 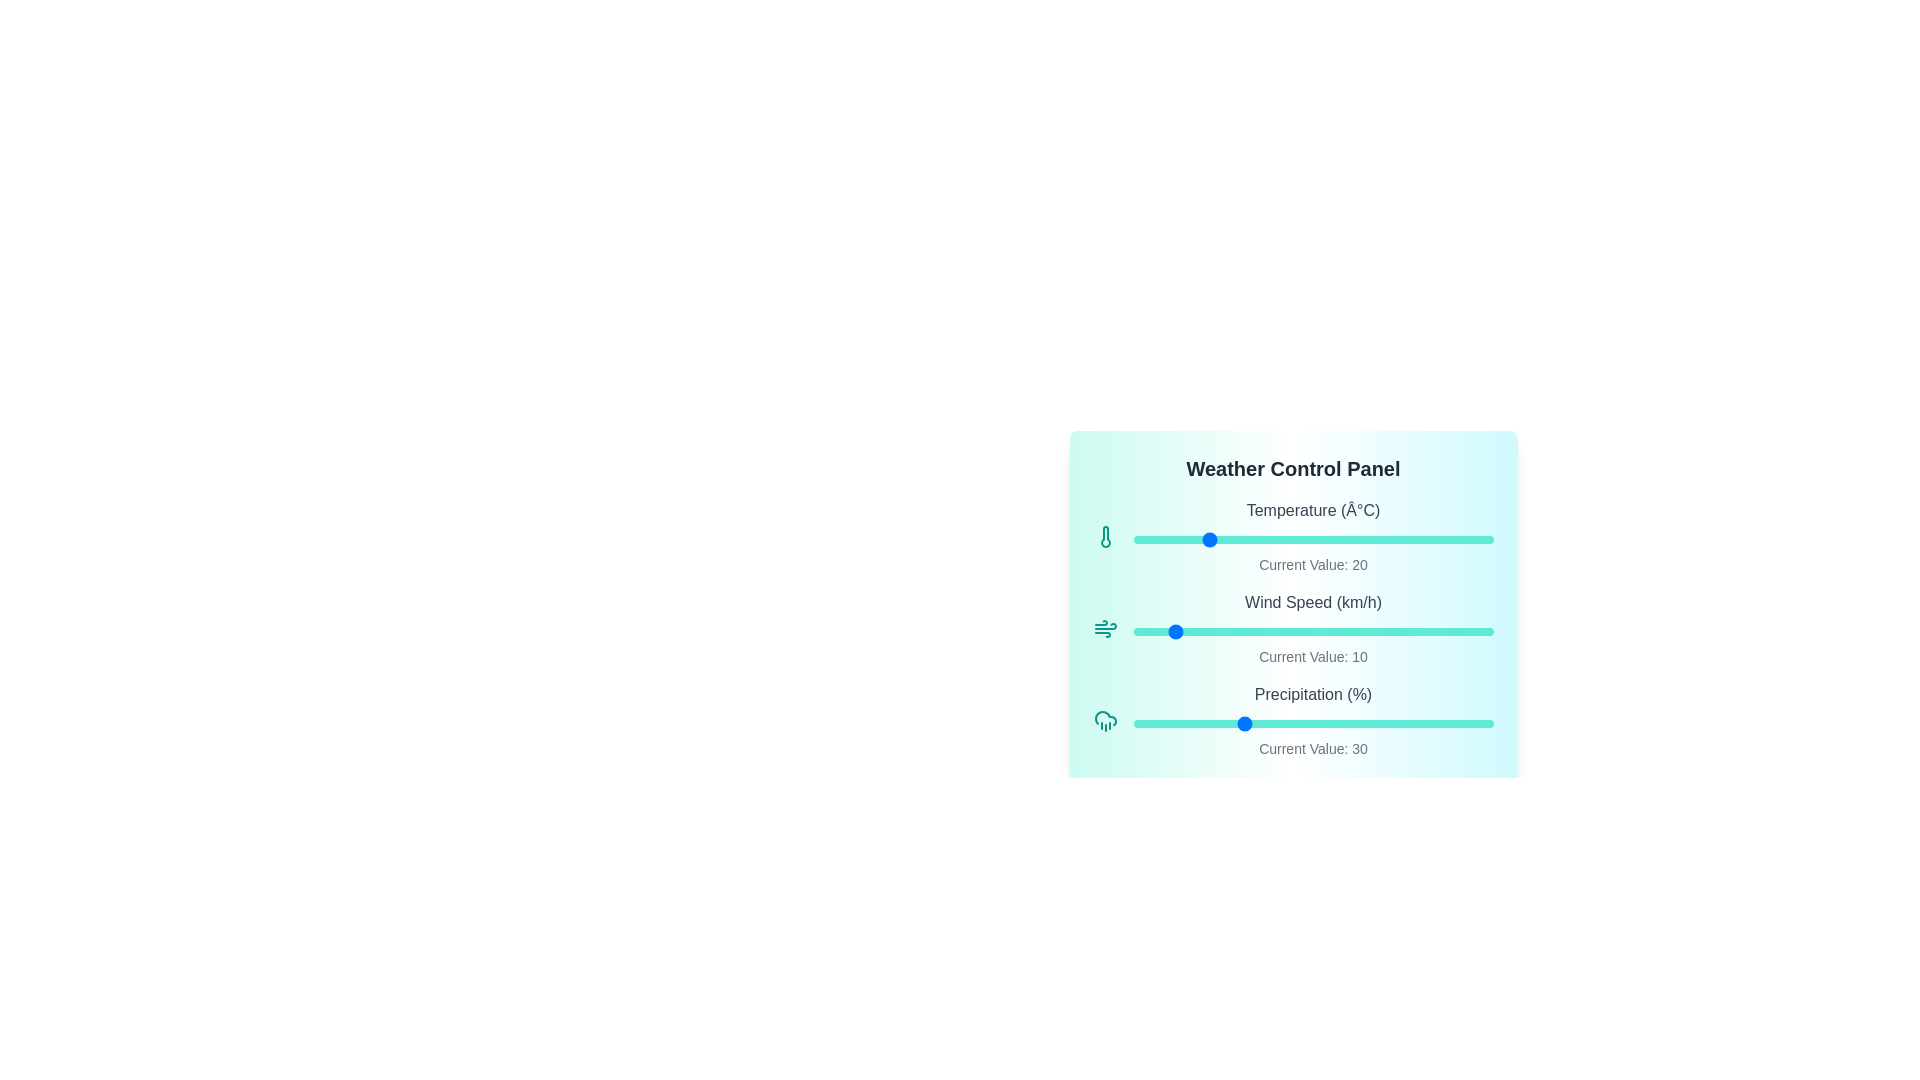 What do you see at coordinates (1240, 724) in the screenshot?
I see `the precipitation slider to set it to 30%` at bounding box center [1240, 724].